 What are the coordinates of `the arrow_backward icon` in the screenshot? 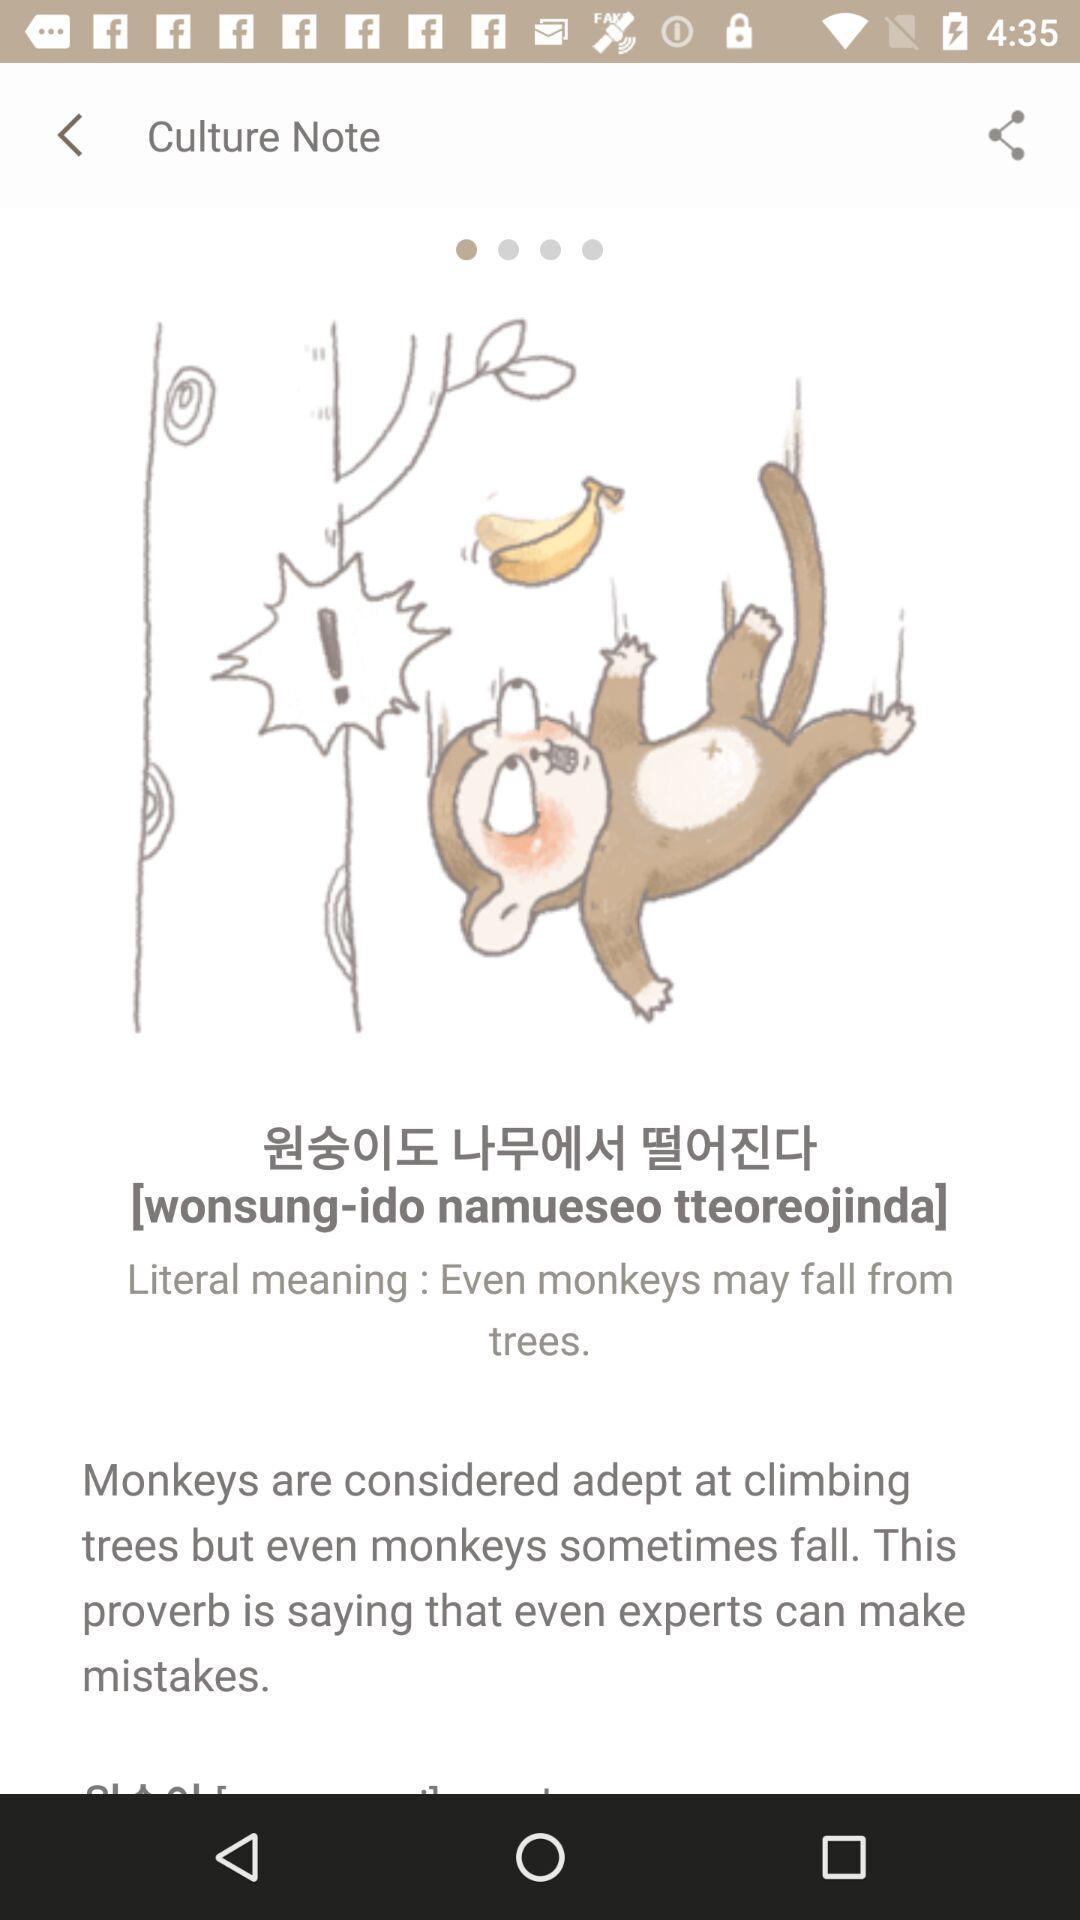 It's located at (72, 133).